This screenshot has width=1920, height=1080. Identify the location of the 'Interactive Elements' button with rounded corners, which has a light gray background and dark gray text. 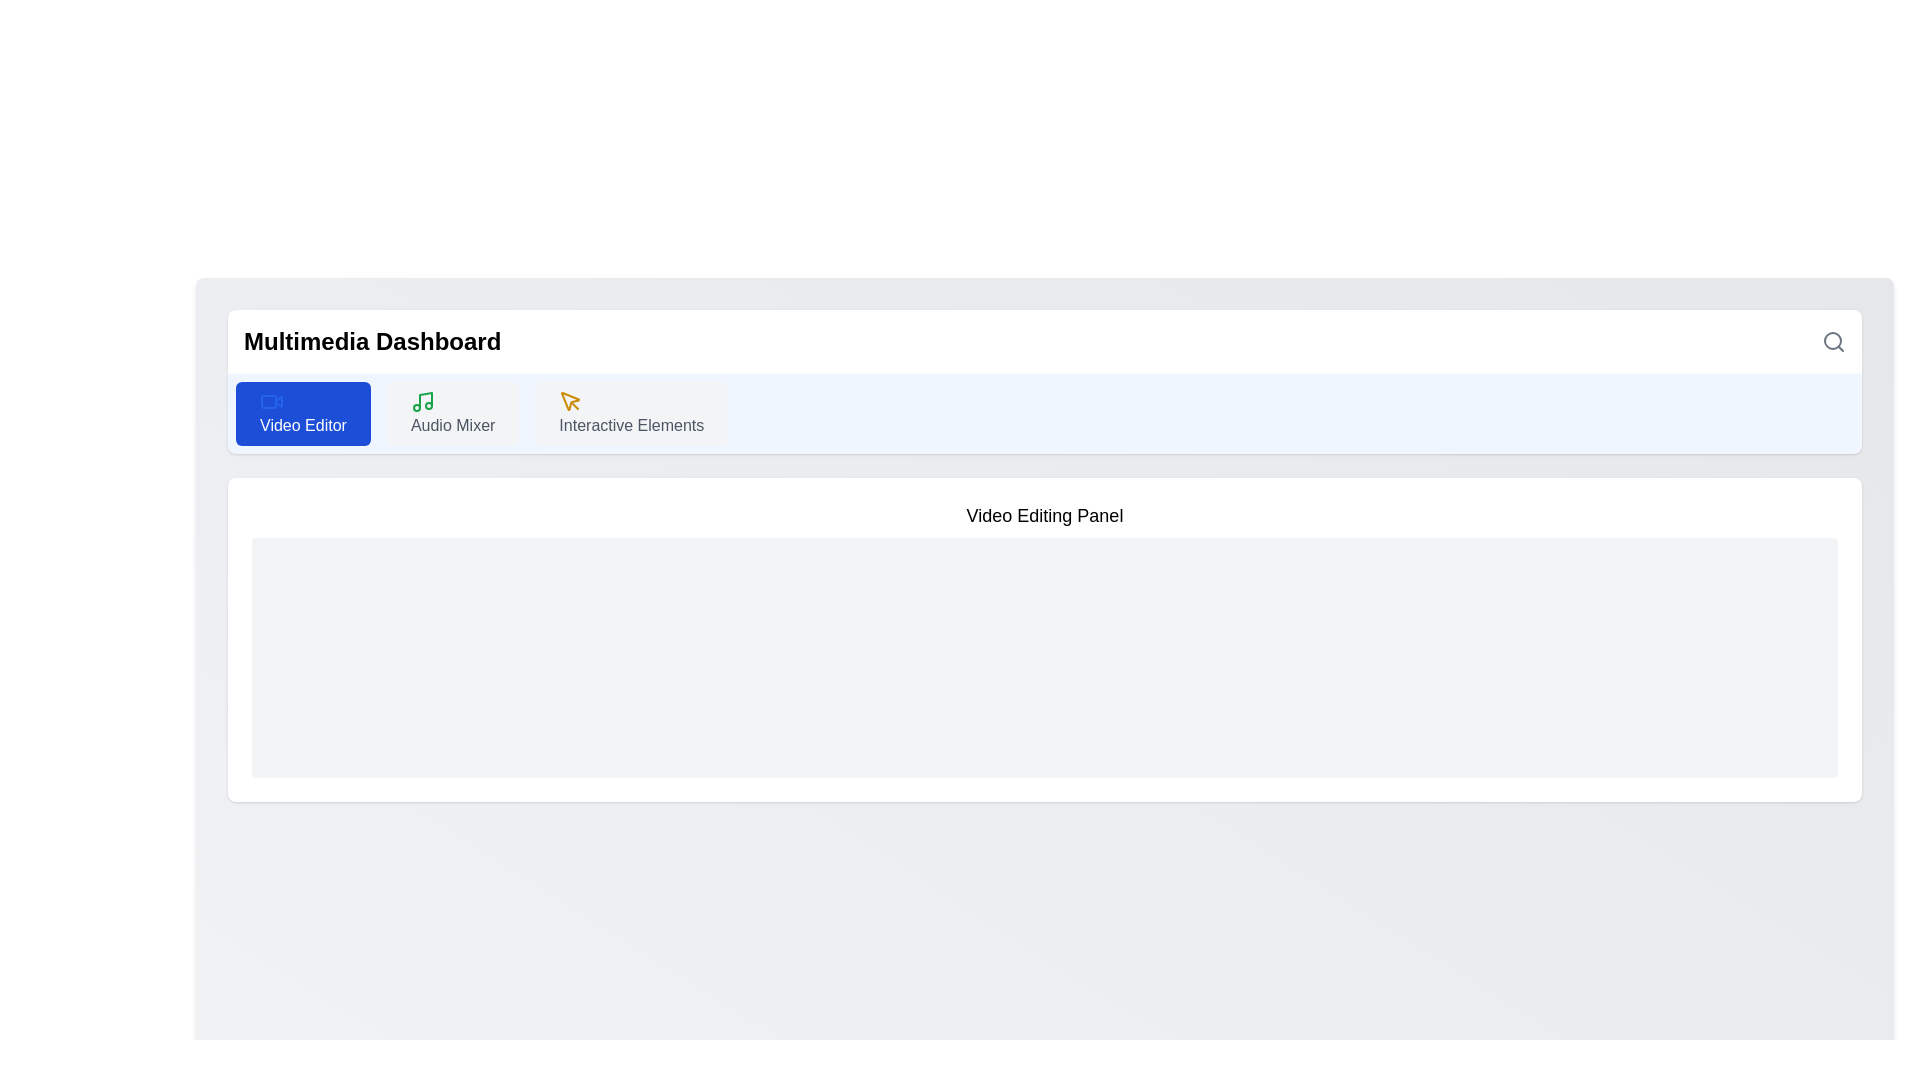
(630, 412).